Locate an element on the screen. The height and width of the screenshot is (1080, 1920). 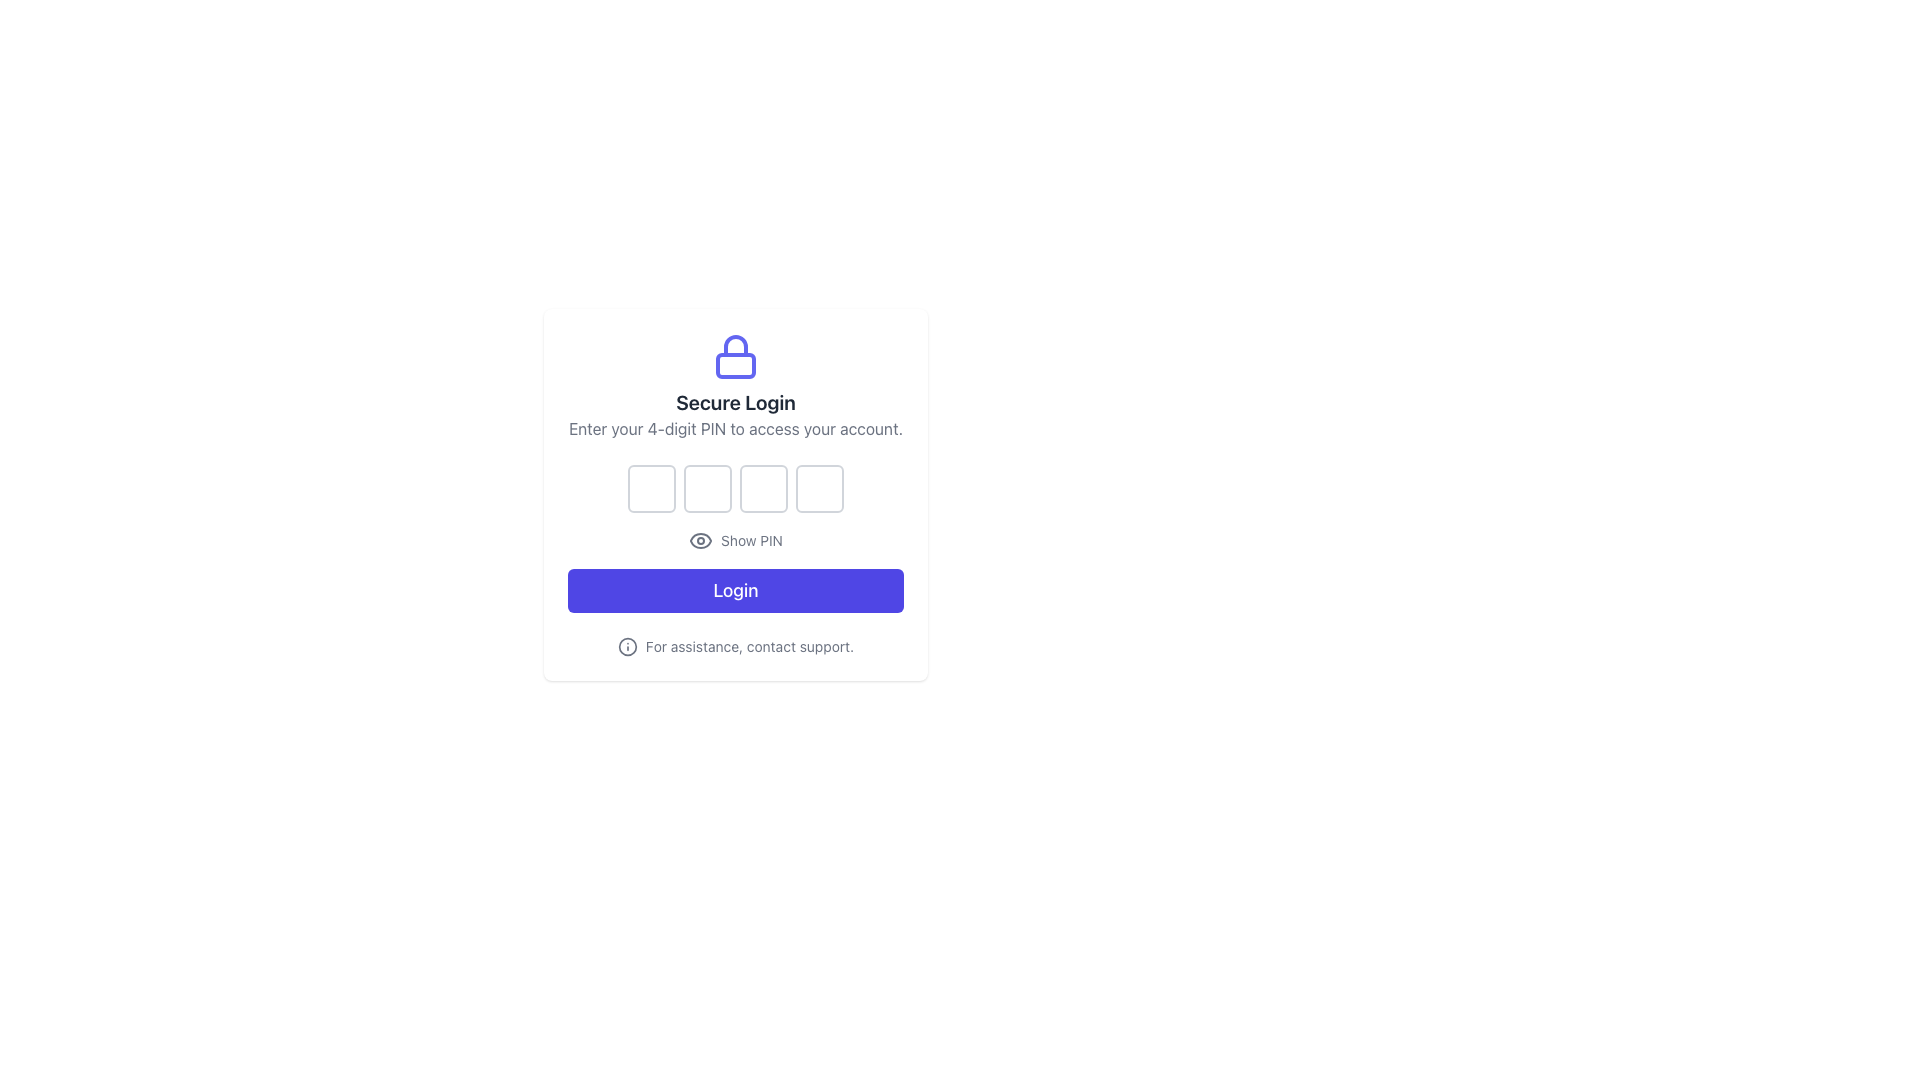
the upper section of the padlock icon representing security in the login interface is located at coordinates (734, 345).